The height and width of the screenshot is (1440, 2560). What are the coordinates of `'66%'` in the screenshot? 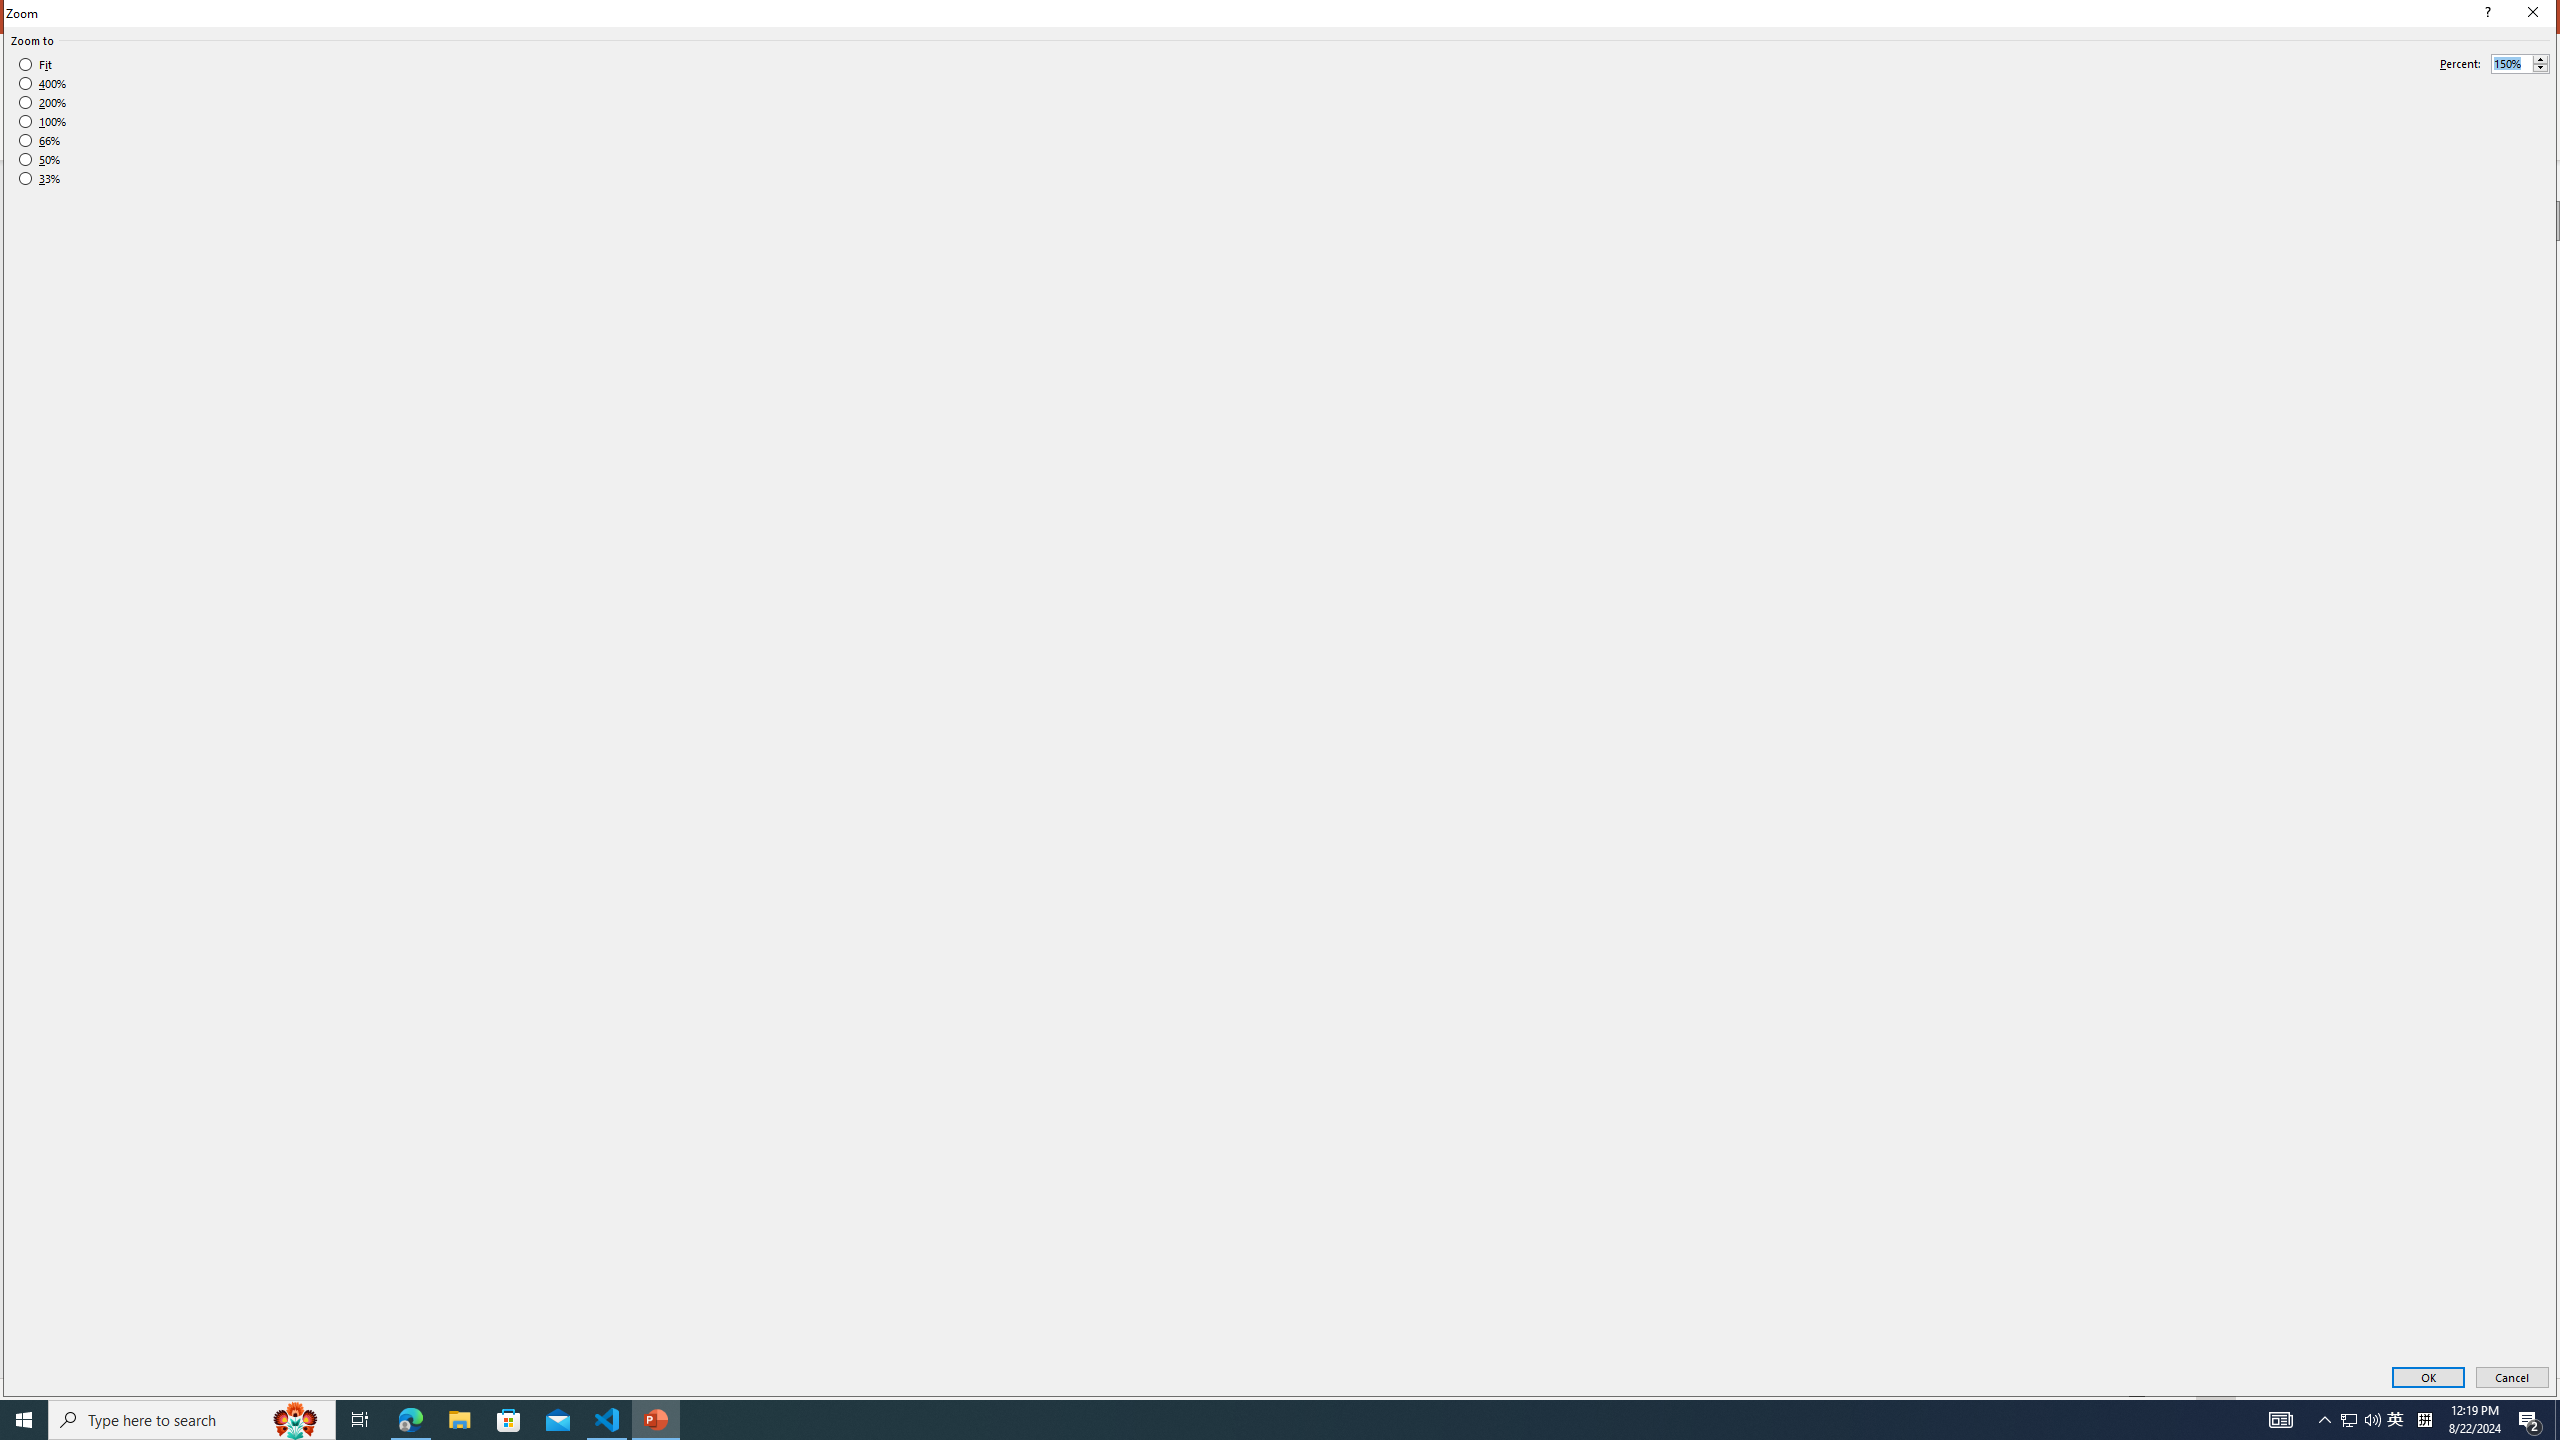 It's located at (38, 139).